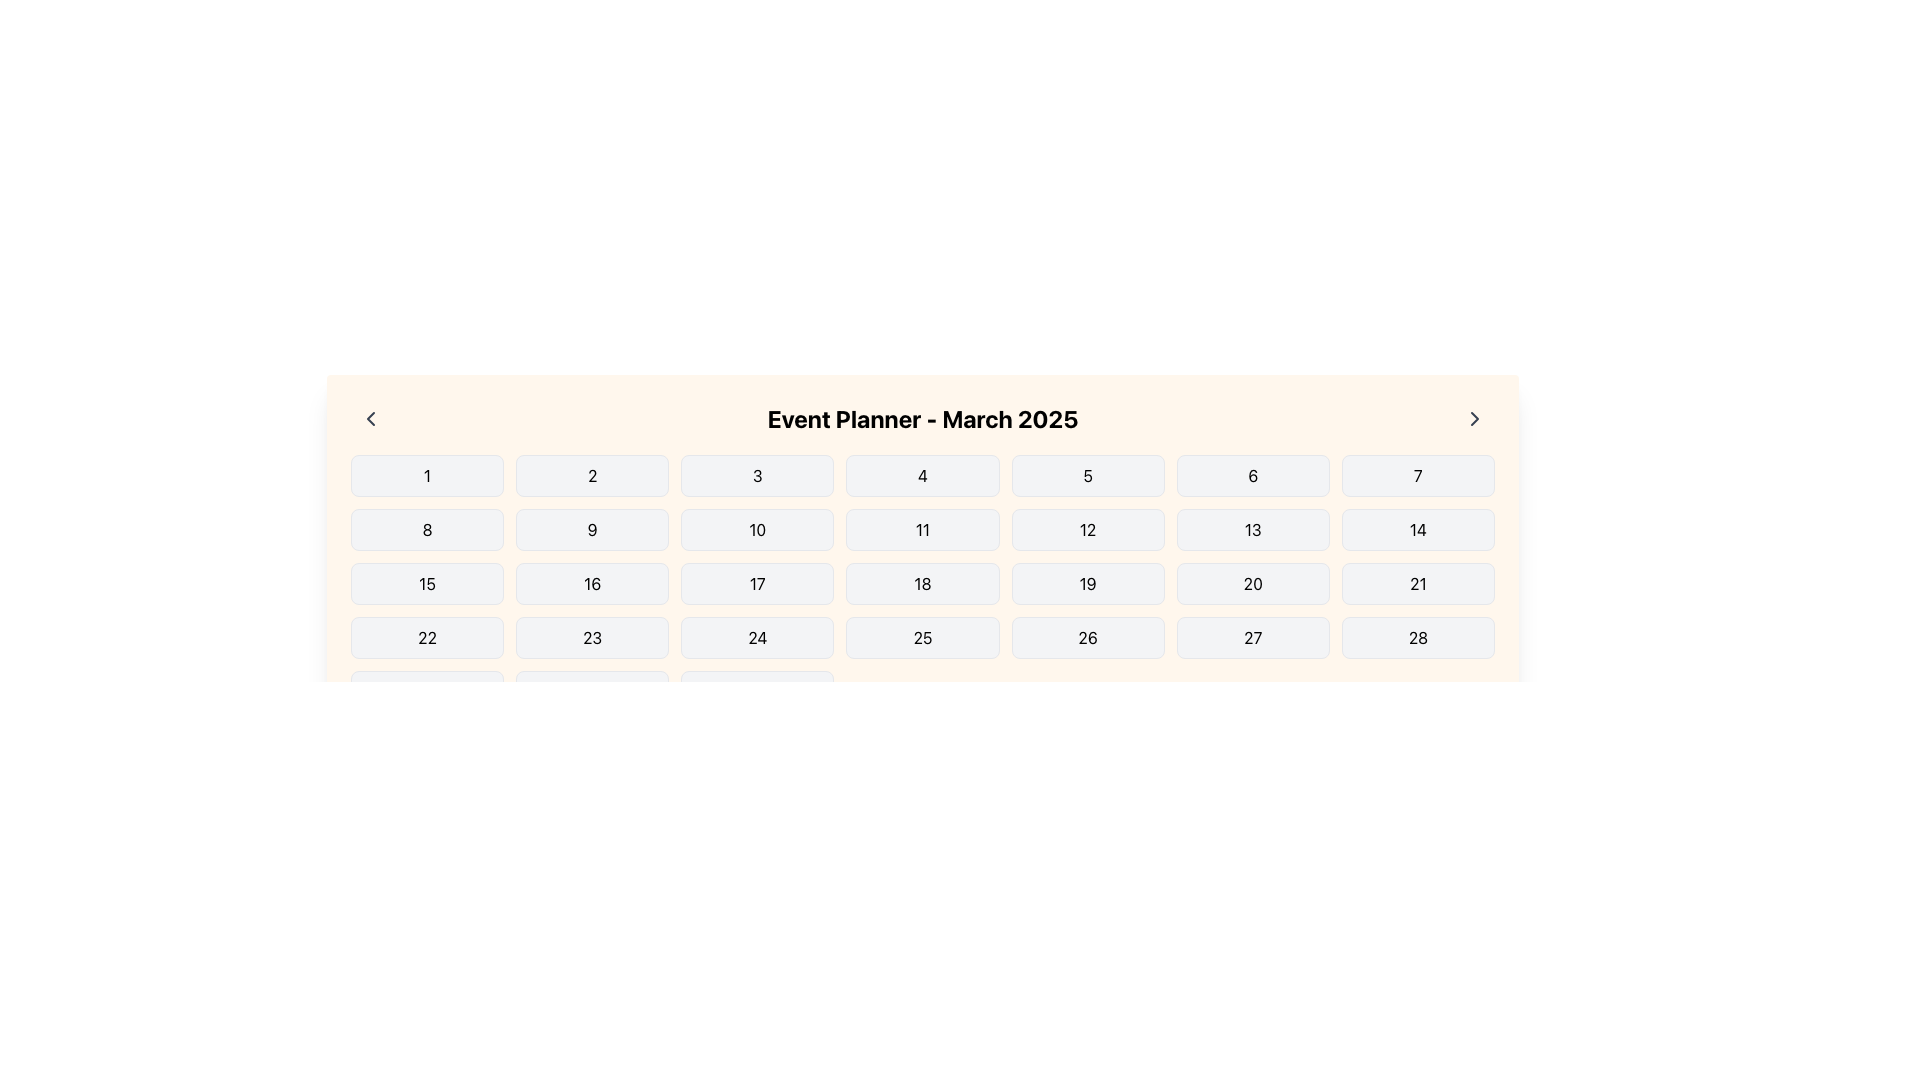  What do you see at coordinates (921, 418) in the screenshot?
I see `the central text display element (header) indicating events for March 2025, which is positioned between two navigation buttons` at bounding box center [921, 418].